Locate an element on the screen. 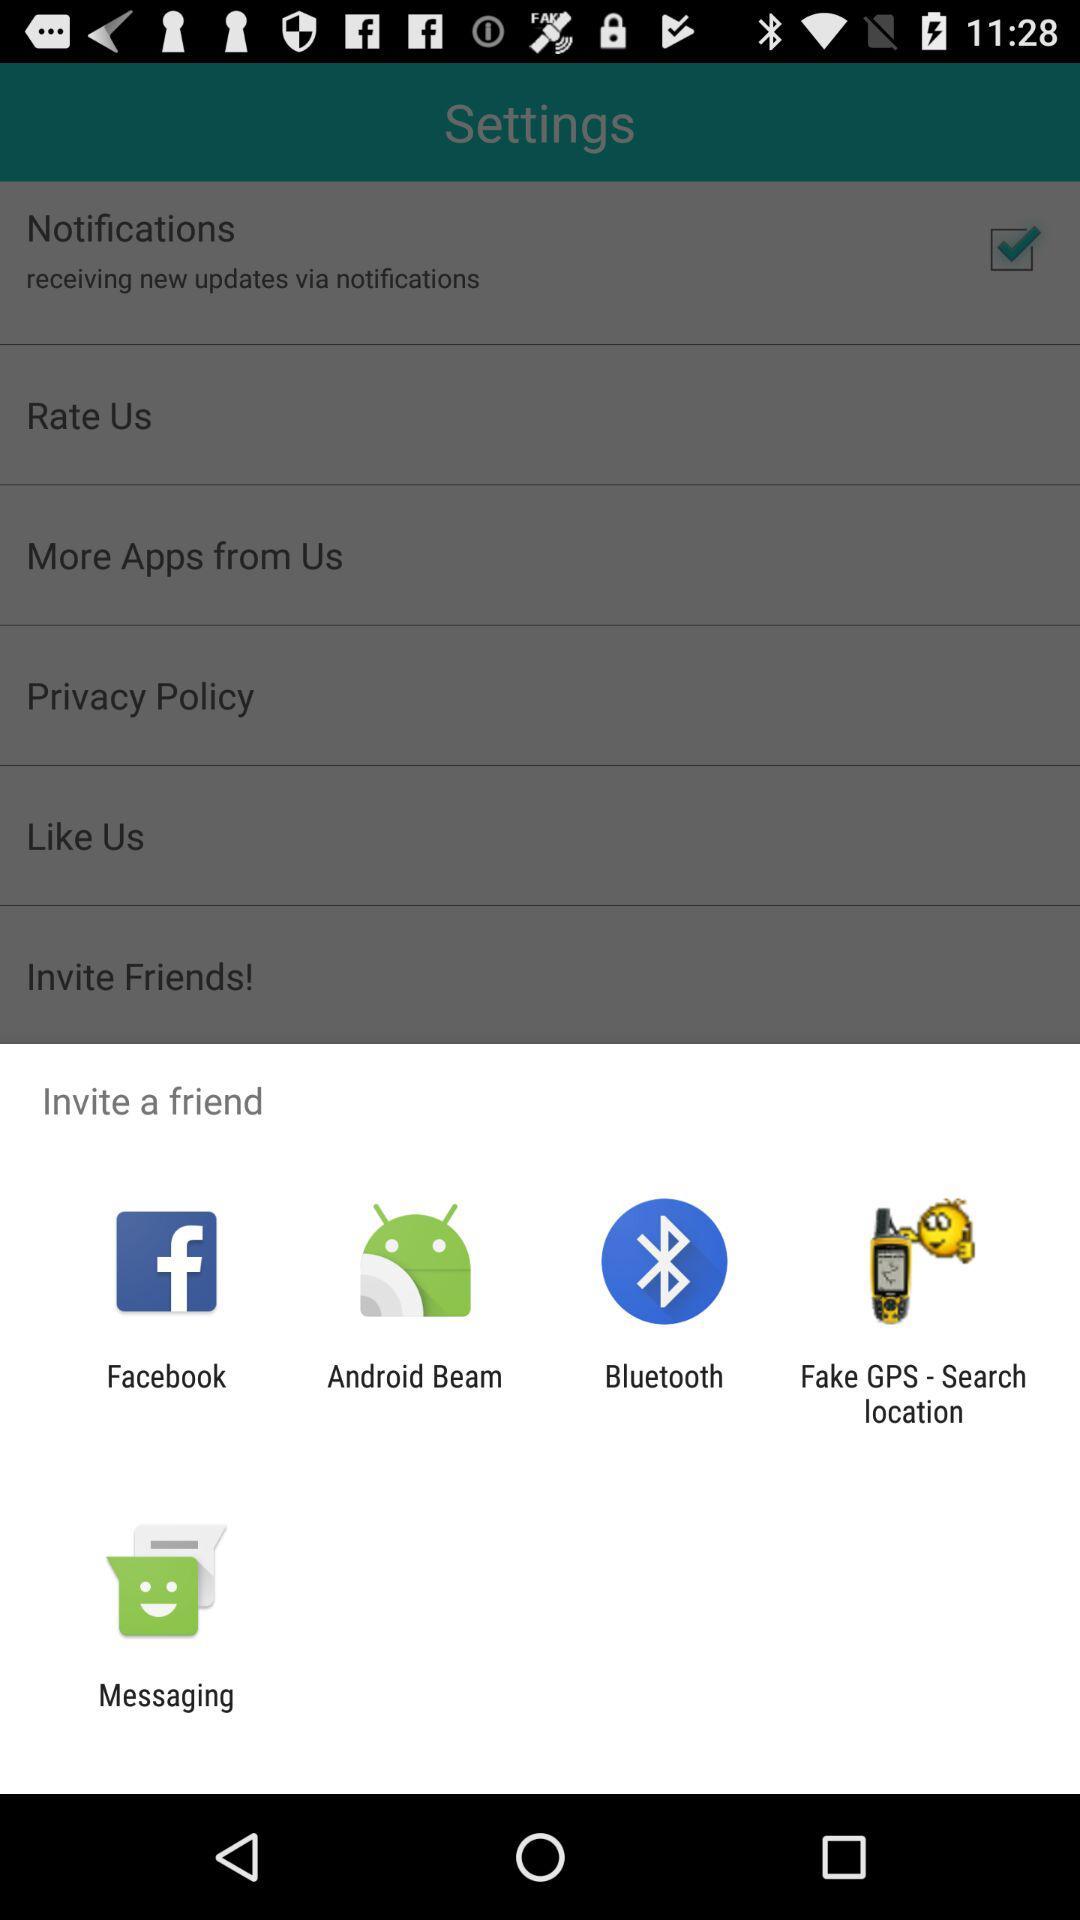  the fake gps search icon is located at coordinates (913, 1392).